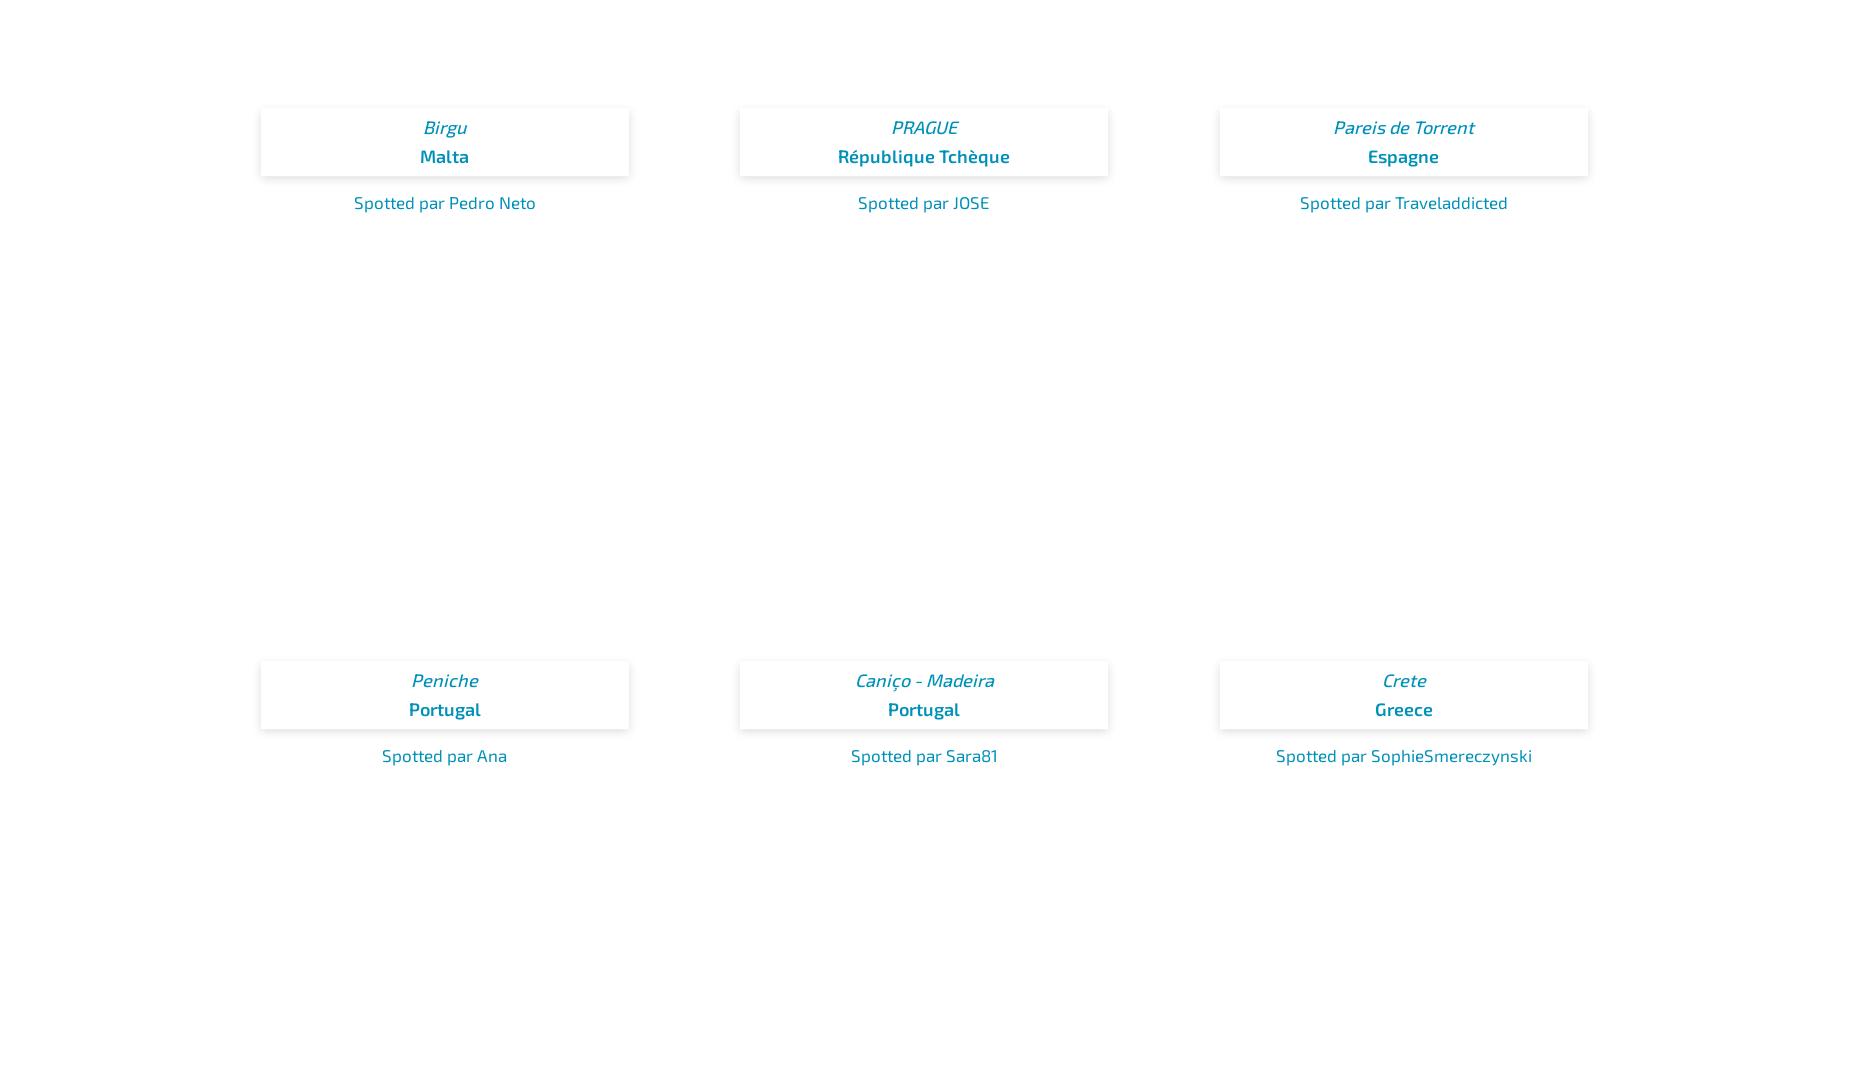 The image size is (1850, 1074). I want to click on 'Malta', so click(443, 155).